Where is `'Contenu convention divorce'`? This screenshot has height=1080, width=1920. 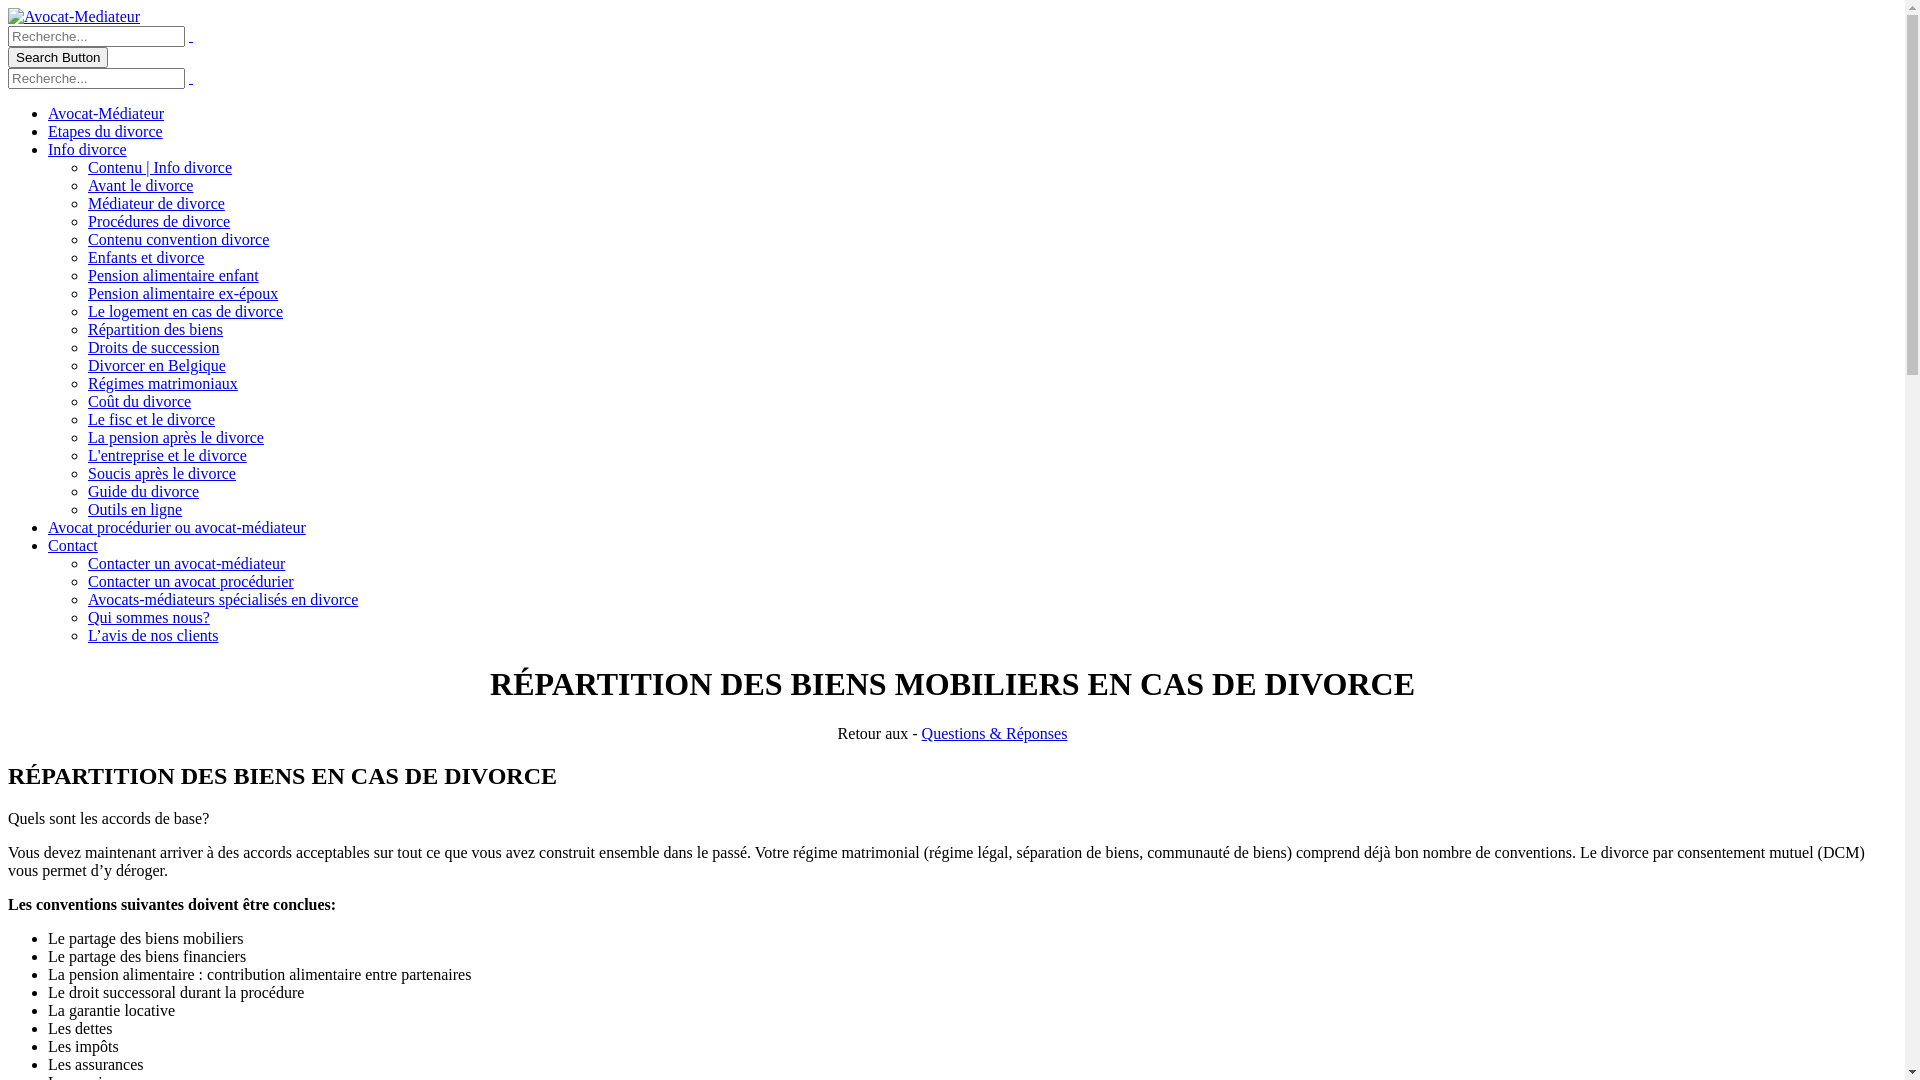
'Contenu convention divorce' is located at coordinates (178, 238).